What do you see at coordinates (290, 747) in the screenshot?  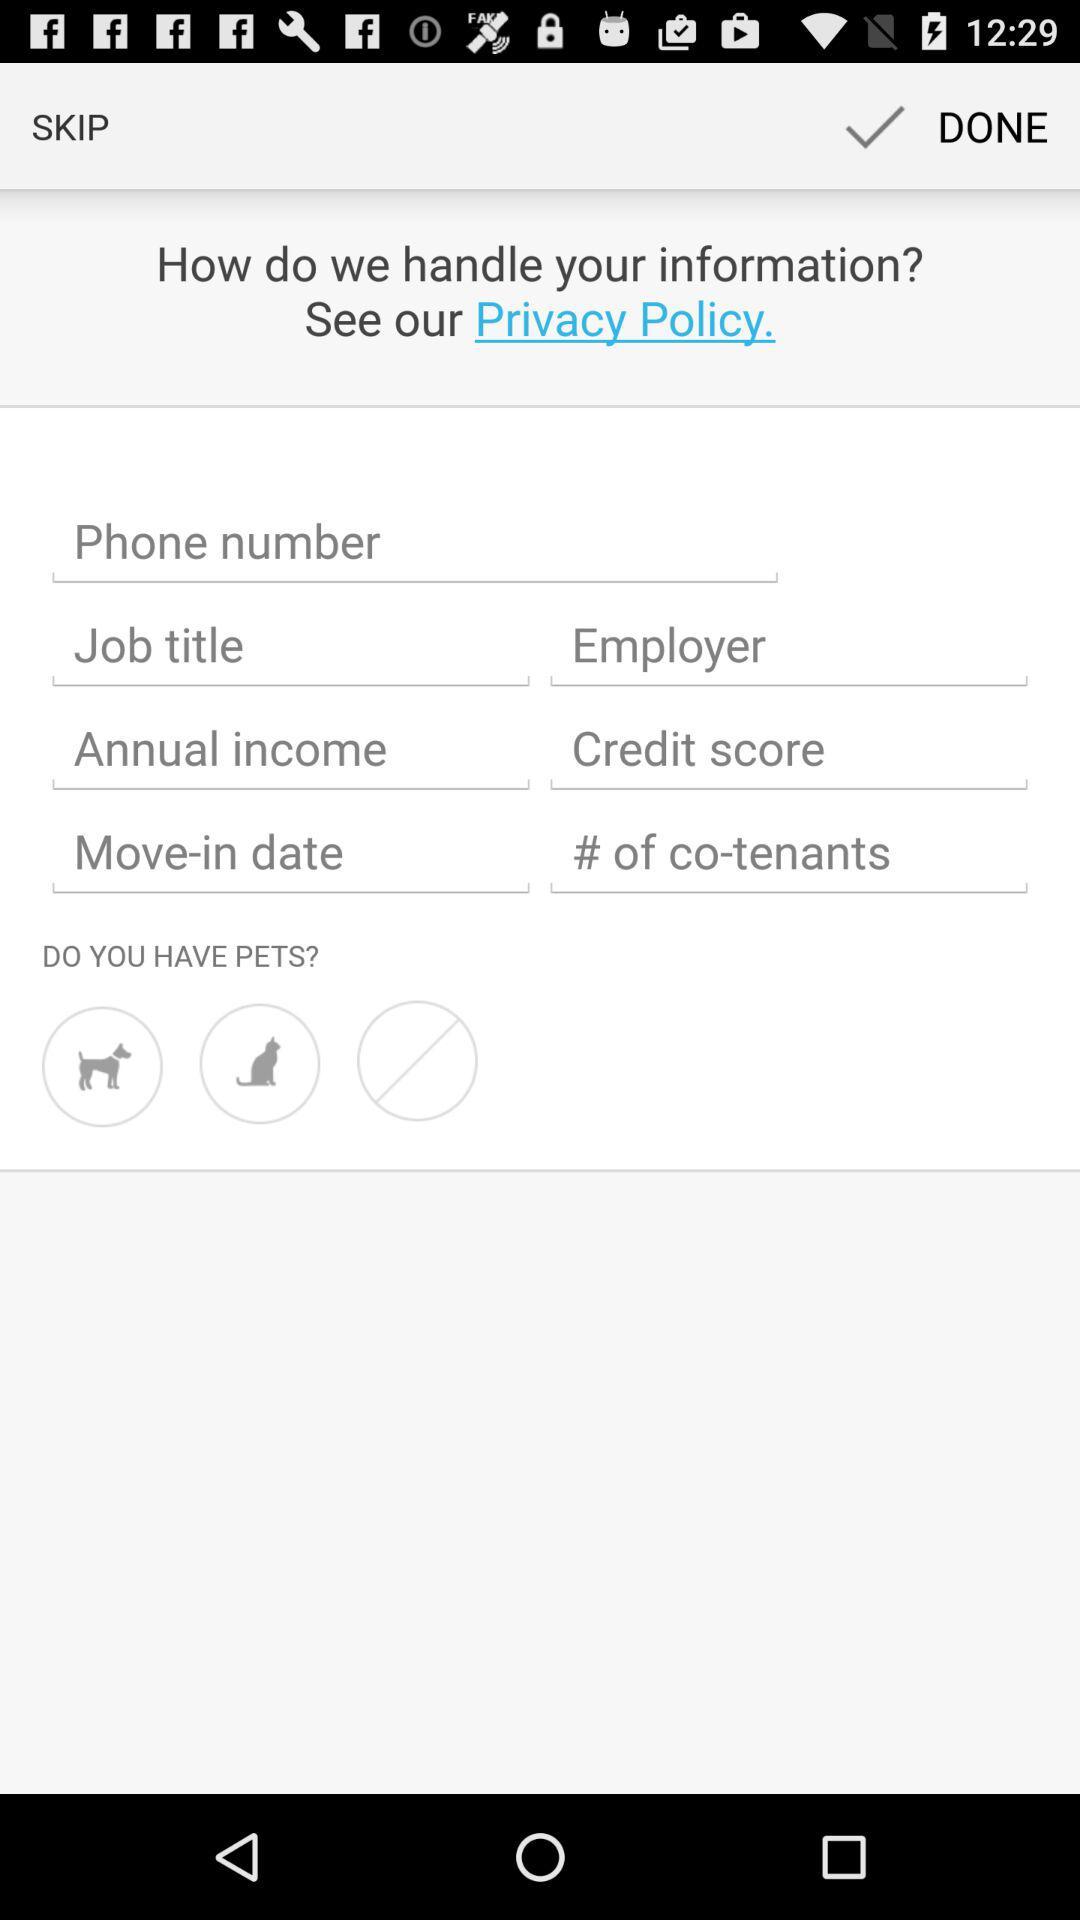 I see `user information box` at bounding box center [290, 747].